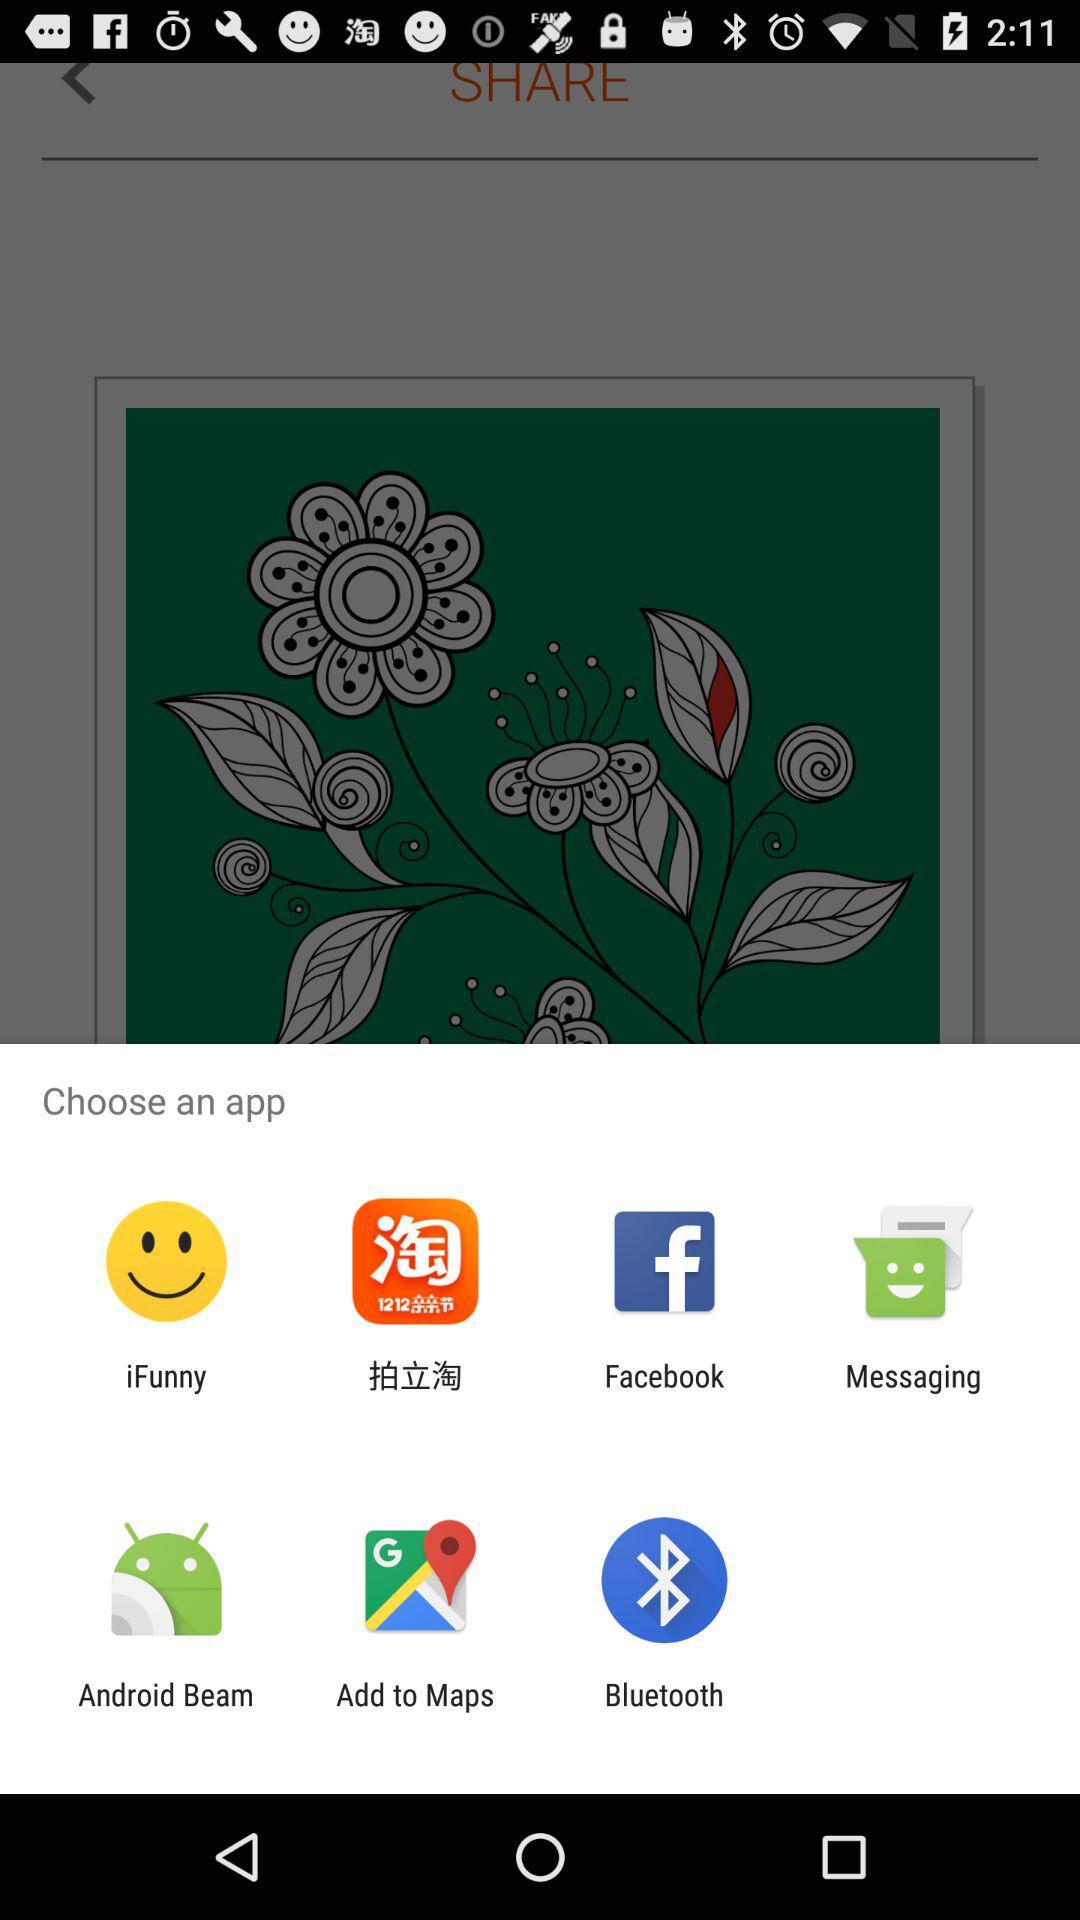 Image resolution: width=1080 pixels, height=1920 pixels. What do you see at coordinates (165, 1711) in the screenshot?
I see `the android beam app` at bounding box center [165, 1711].